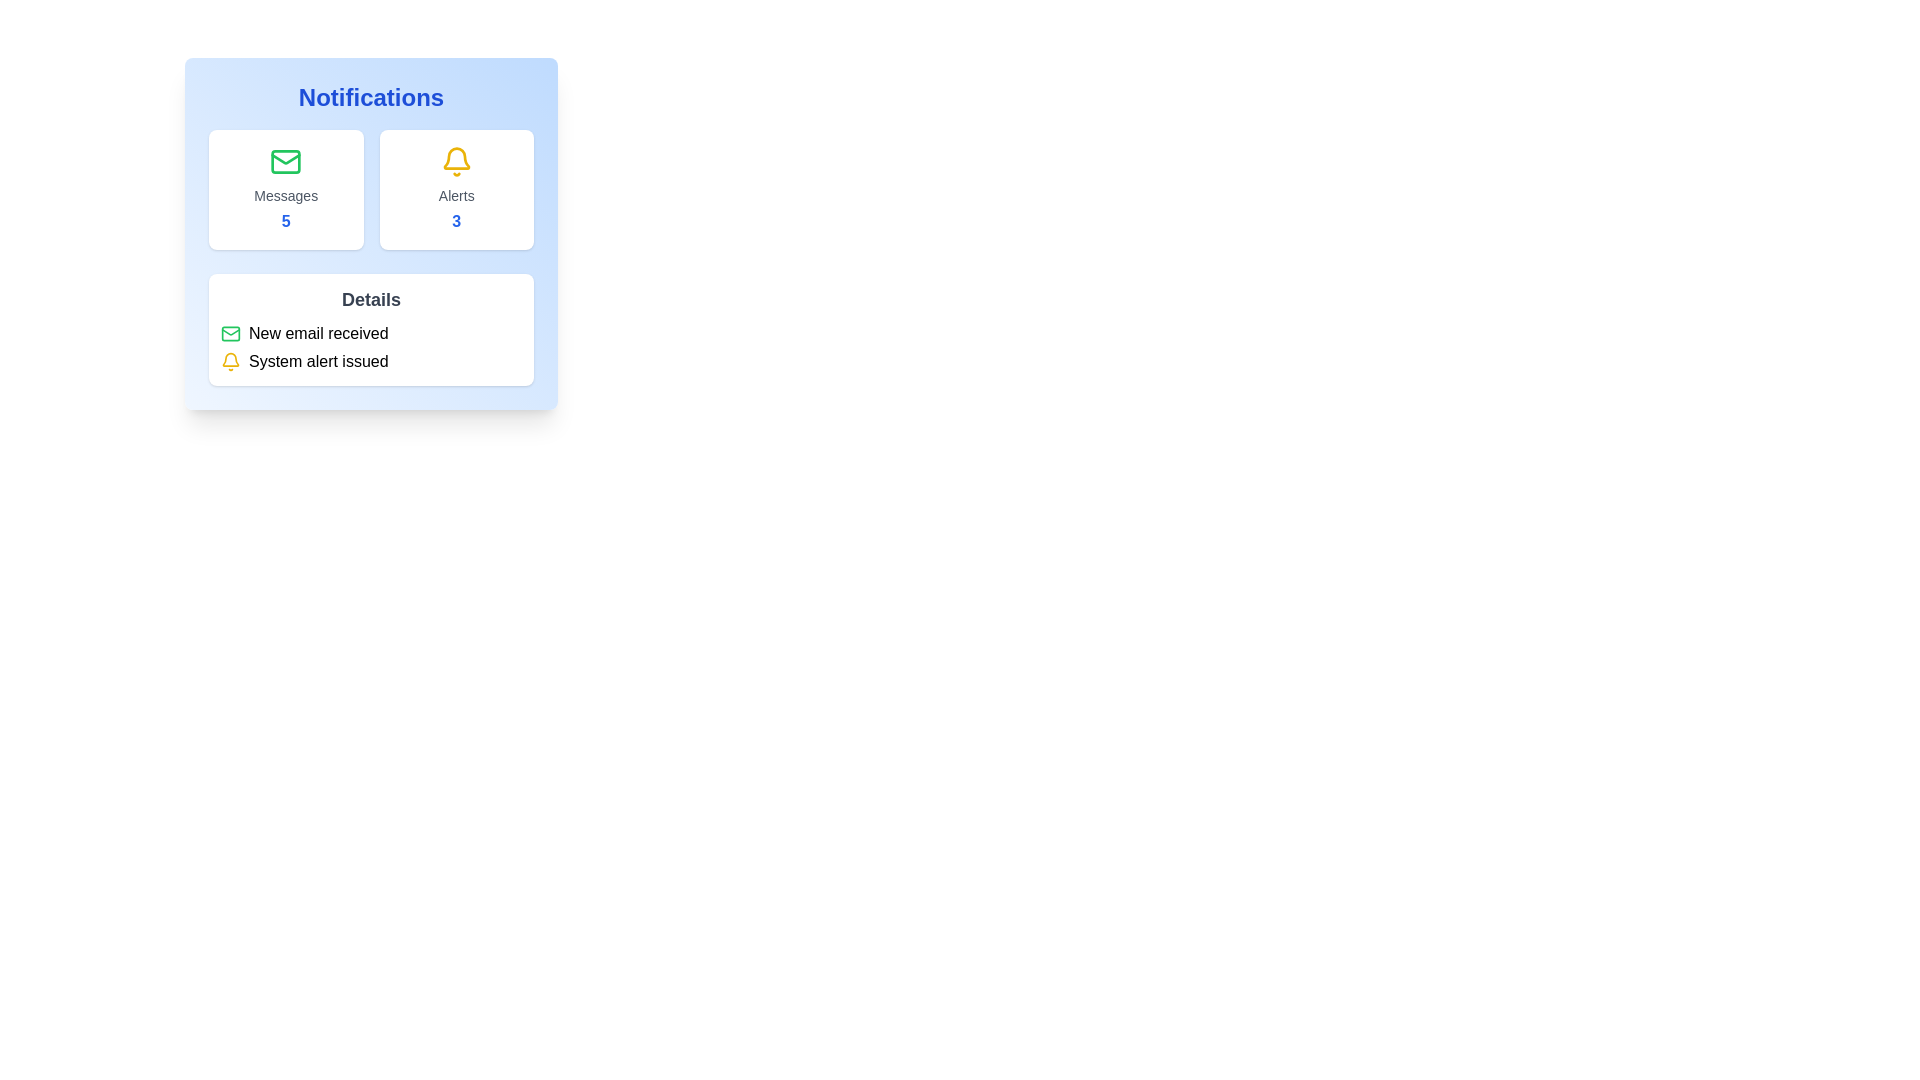 This screenshot has height=1080, width=1920. What do you see at coordinates (285, 158) in the screenshot?
I see `the envelope icon representing mail or messages in the 'Messages' section of the 'Notifications' panel` at bounding box center [285, 158].